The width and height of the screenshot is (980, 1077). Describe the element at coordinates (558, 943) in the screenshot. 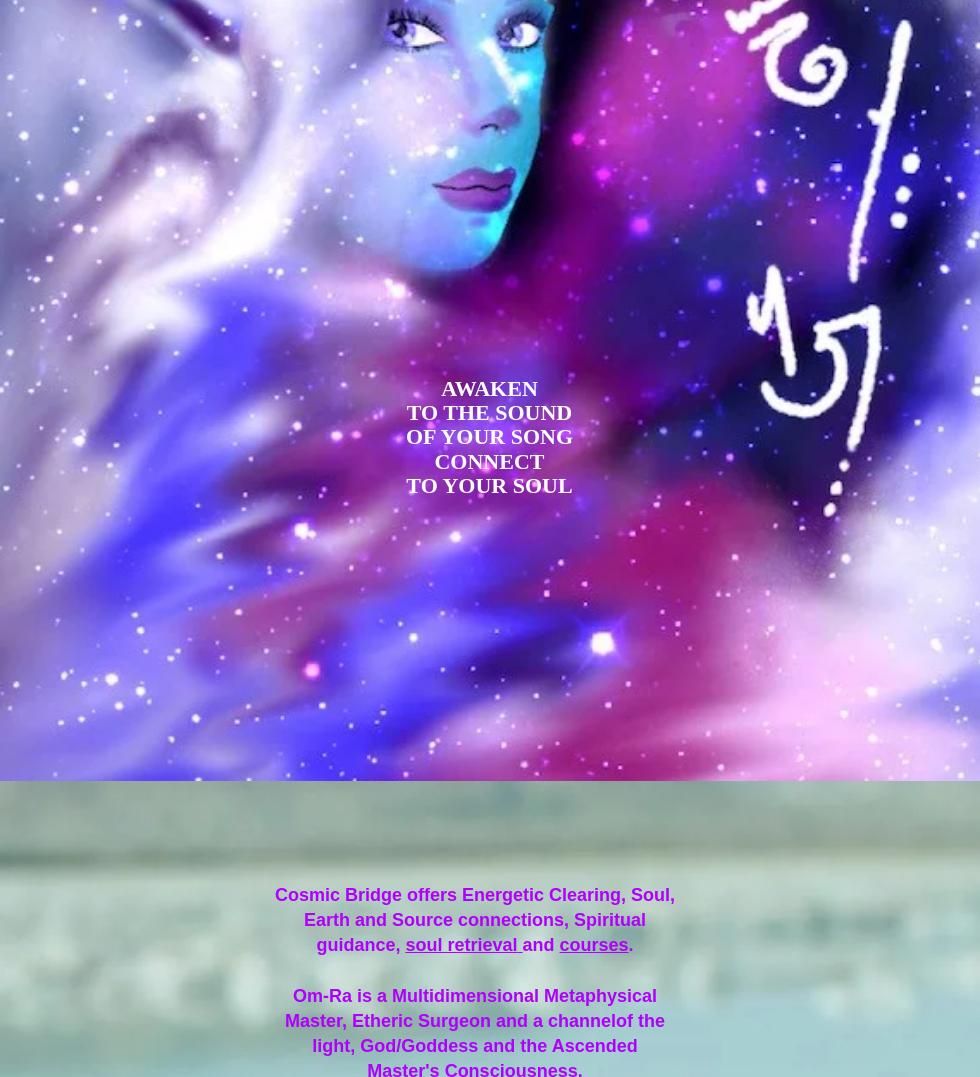

I see `'courses'` at that location.